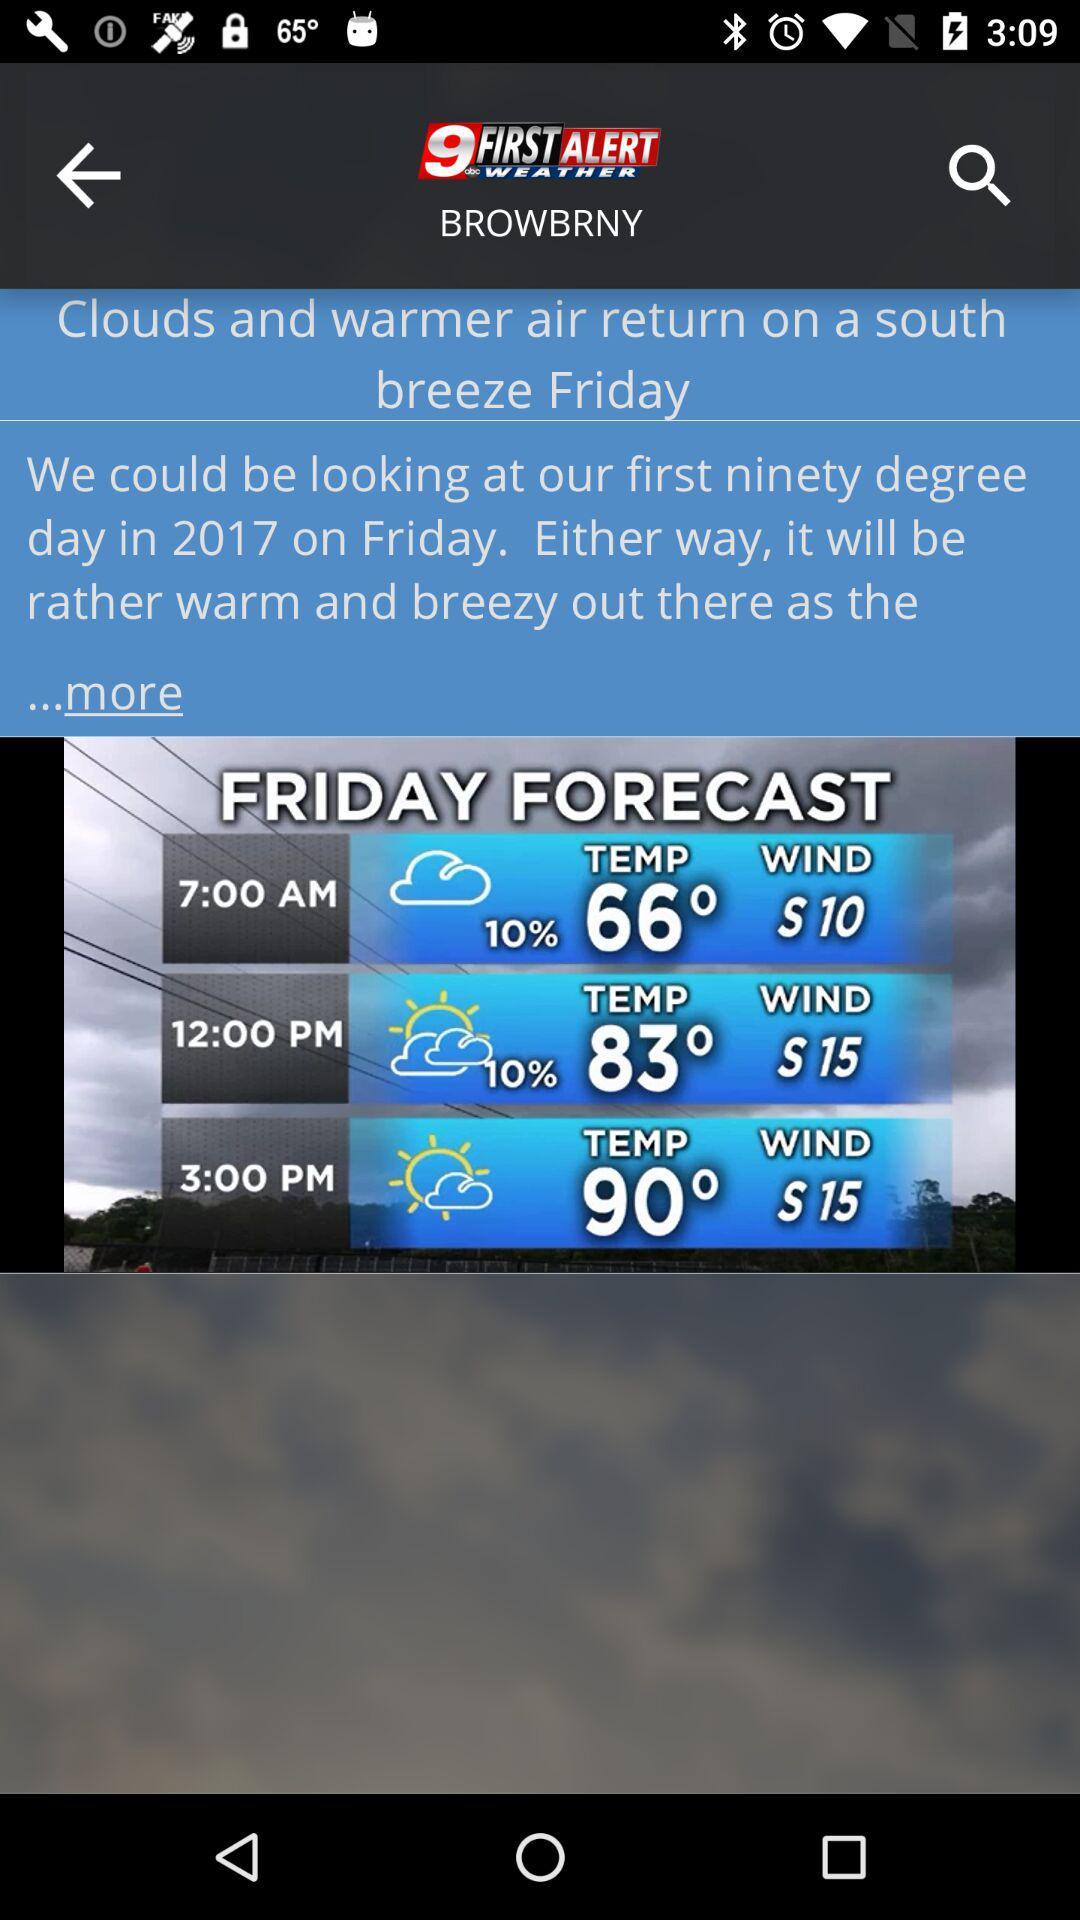 This screenshot has width=1080, height=1920. I want to click on item below the we could be item, so click(540, 684).